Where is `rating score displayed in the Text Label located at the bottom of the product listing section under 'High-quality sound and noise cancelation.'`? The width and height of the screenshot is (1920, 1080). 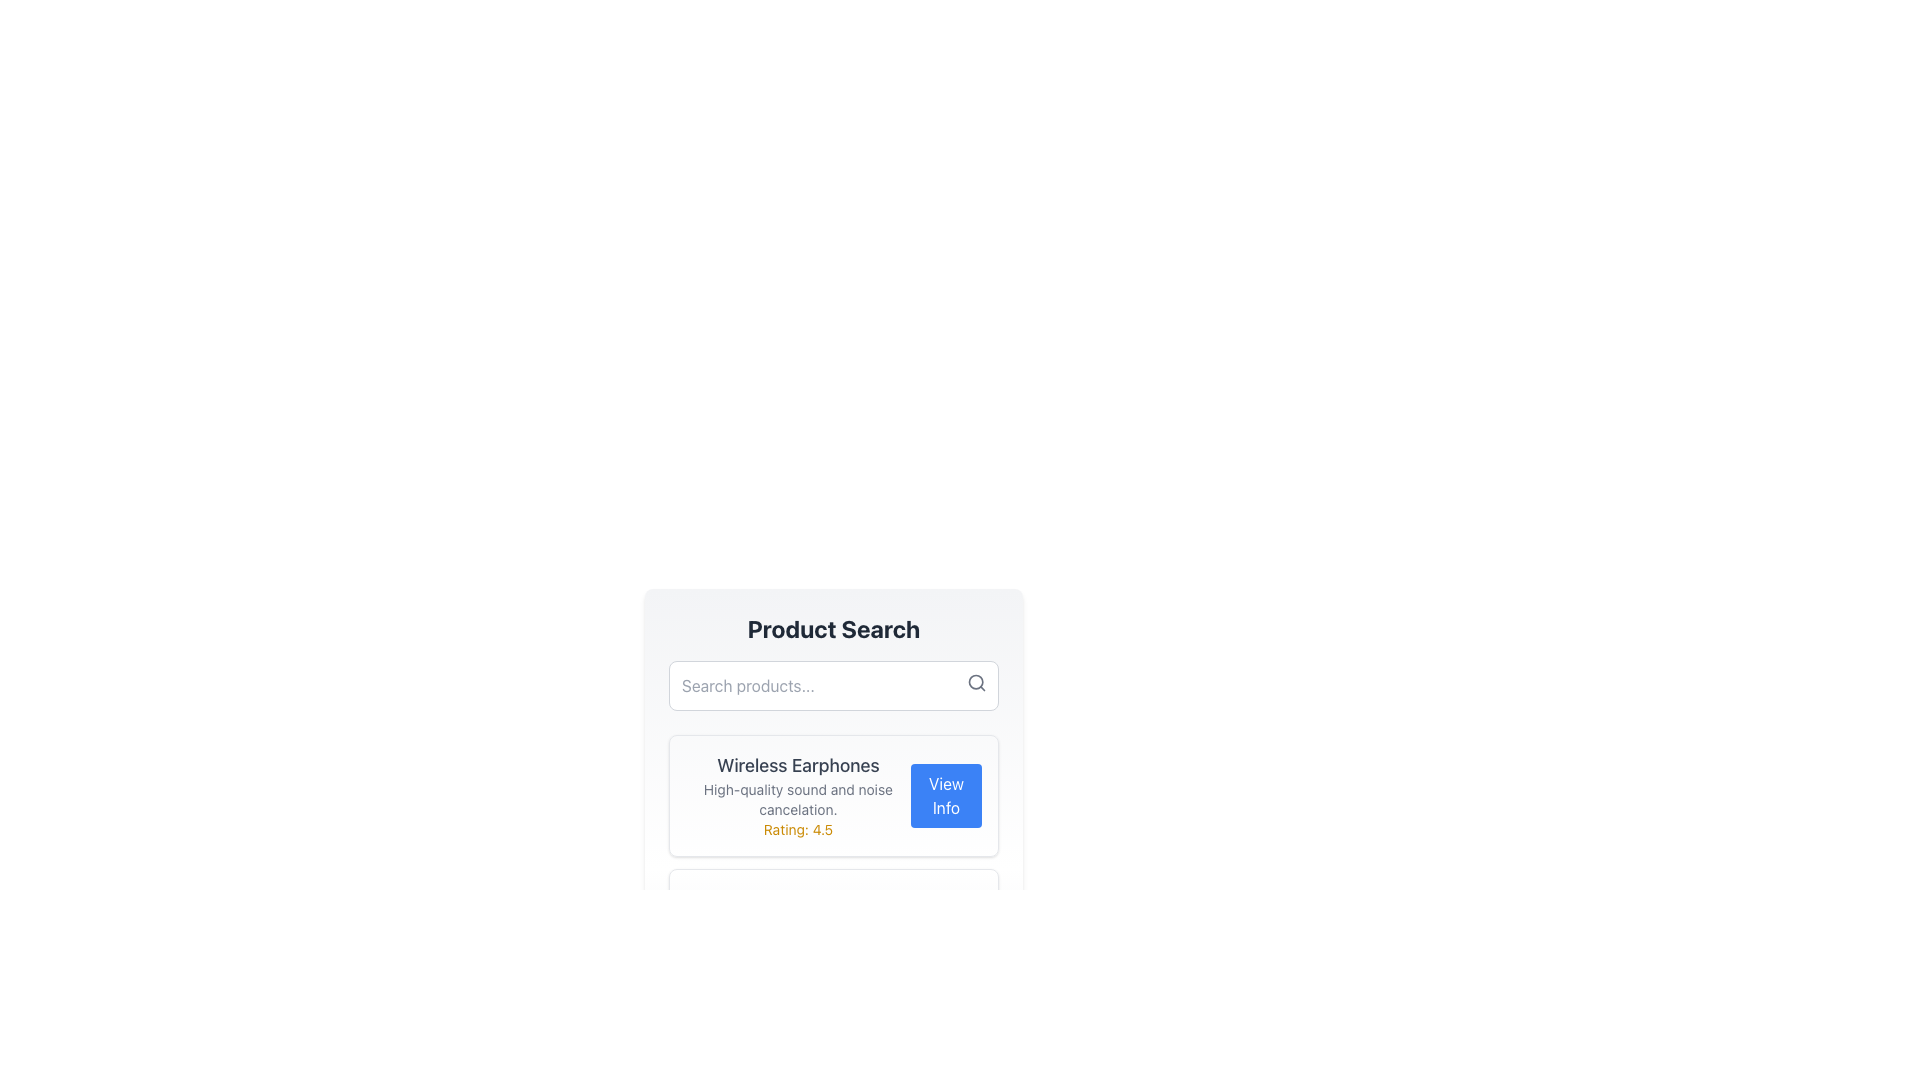
rating score displayed in the Text Label located at the bottom of the product listing section under 'High-quality sound and noise cancelation.' is located at coordinates (797, 829).